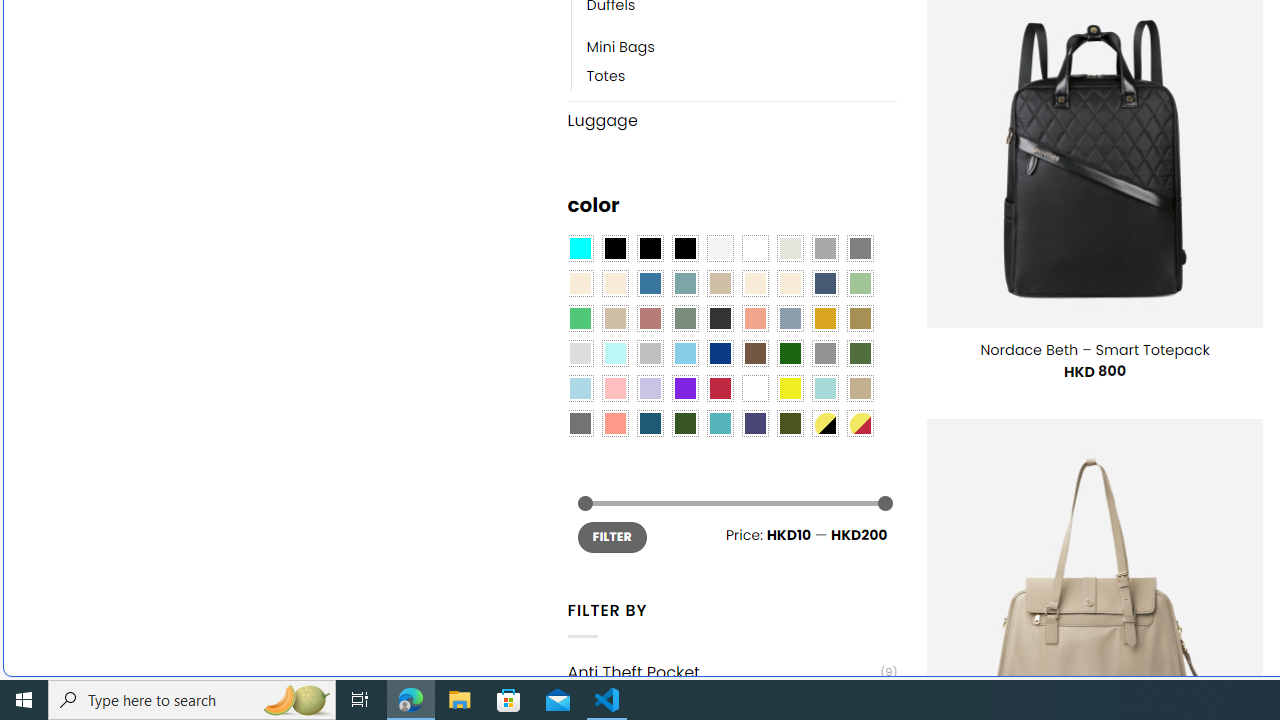  I want to click on 'Silver', so click(650, 353).